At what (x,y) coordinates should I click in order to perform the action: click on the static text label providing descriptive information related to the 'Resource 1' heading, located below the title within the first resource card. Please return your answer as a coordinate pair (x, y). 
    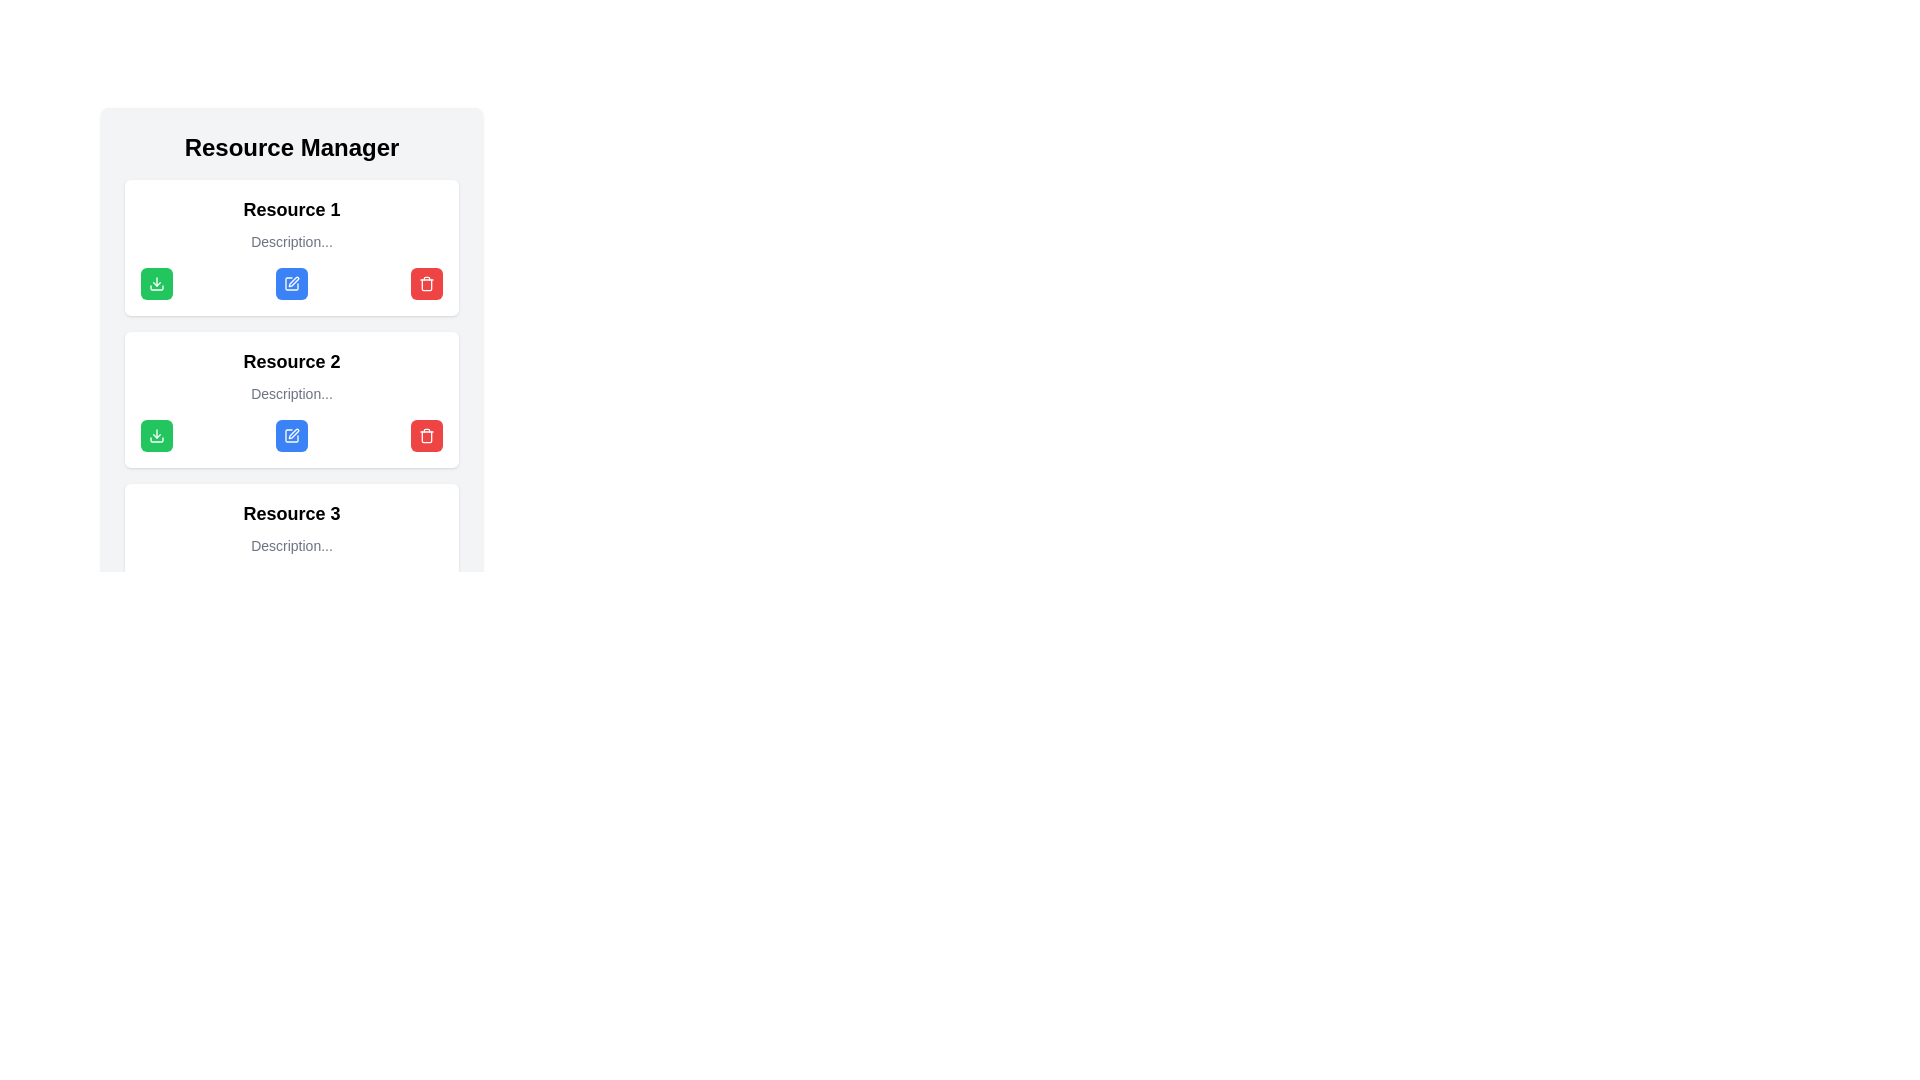
    Looking at the image, I should click on (291, 241).